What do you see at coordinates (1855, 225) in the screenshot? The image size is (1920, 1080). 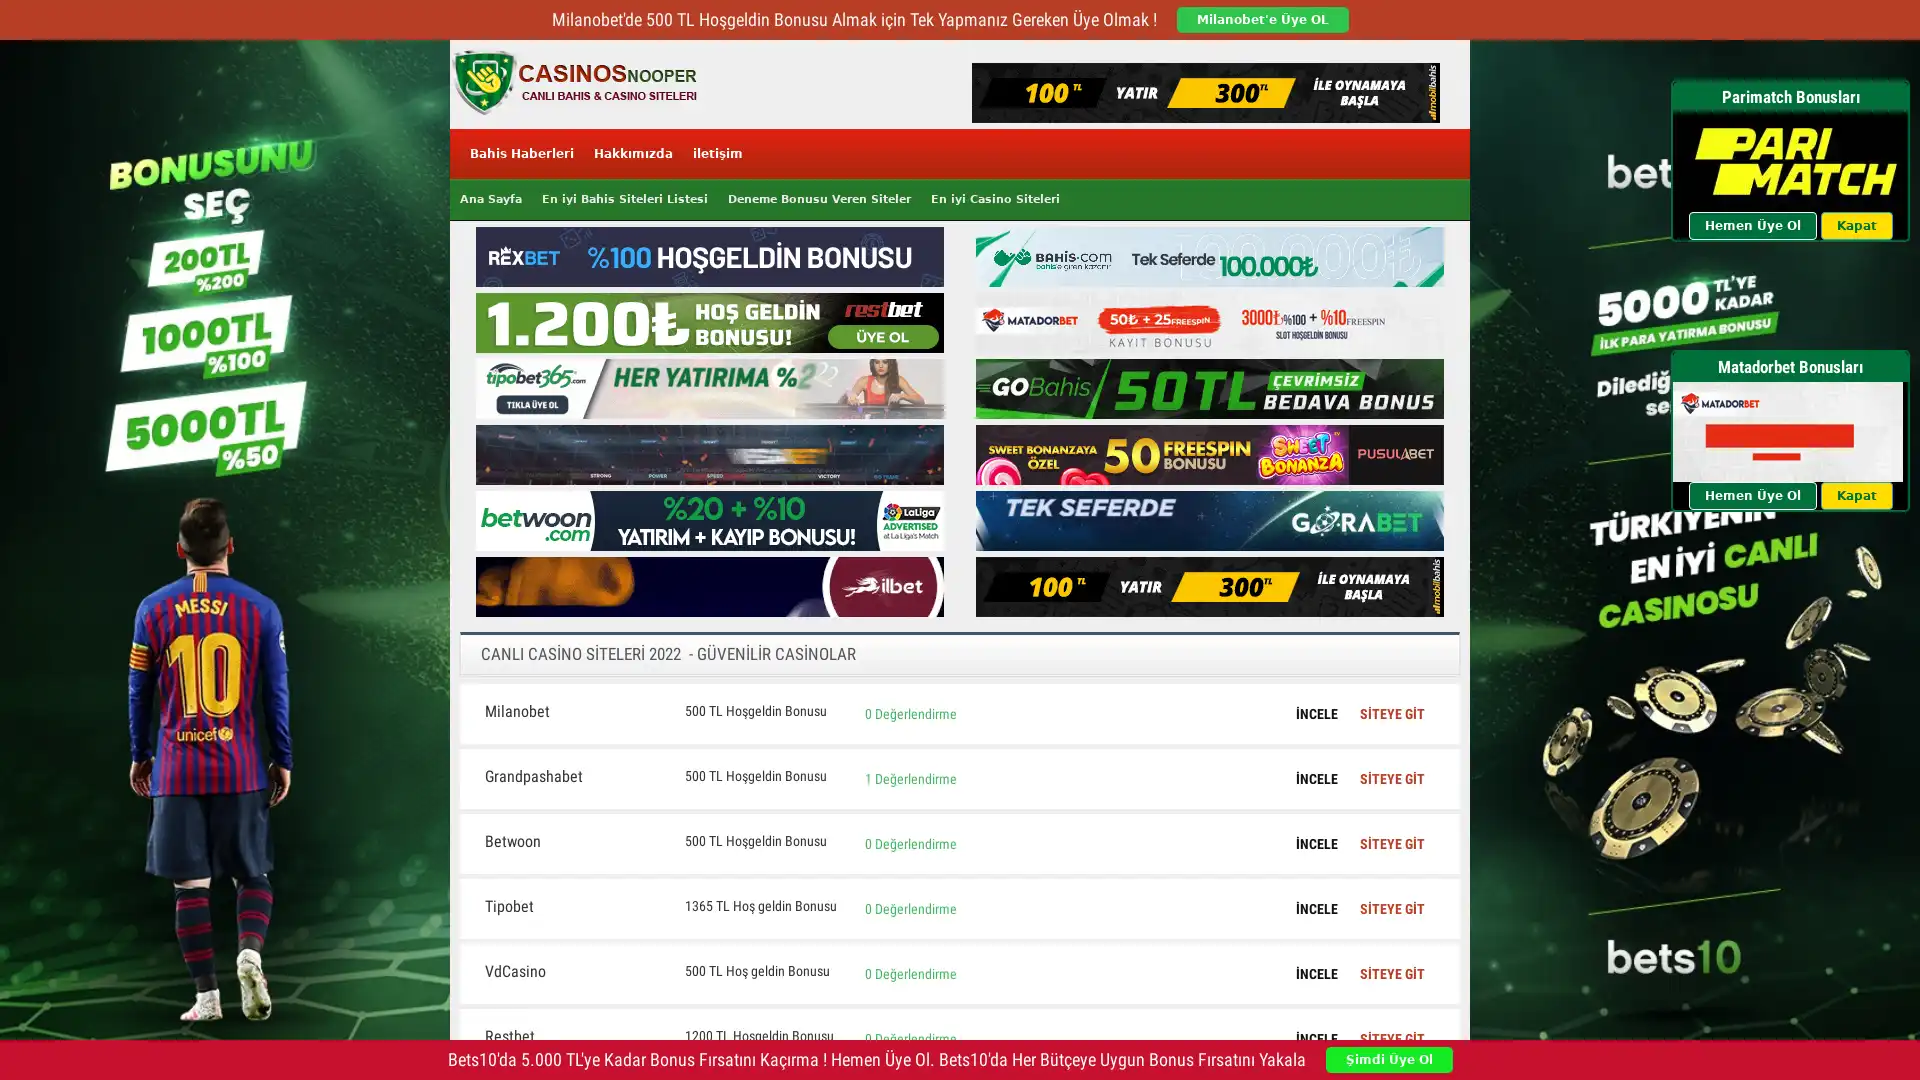 I see `Kapat` at bounding box center [1855, 225].